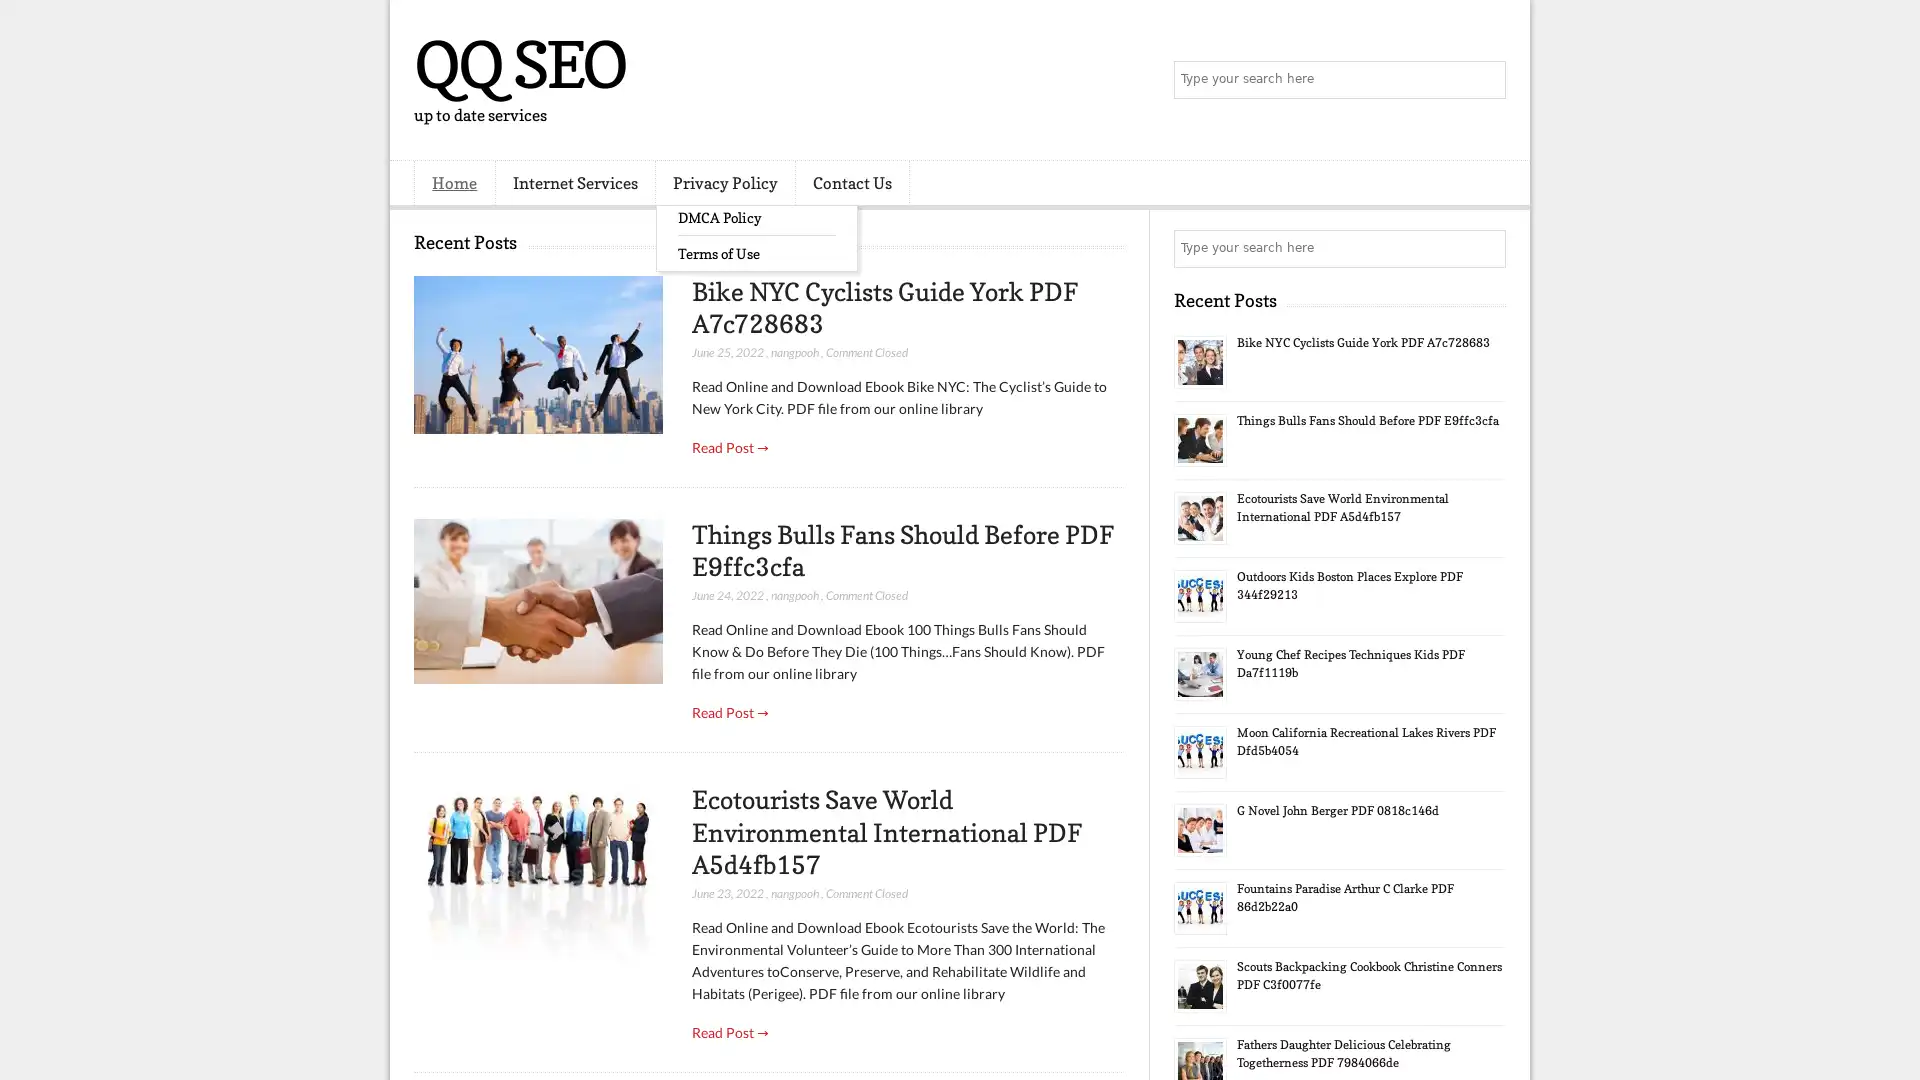  What do you see at coordinates (1485, 248) in the screenshot?
I see `Search` at bounding box center [1485, 248].